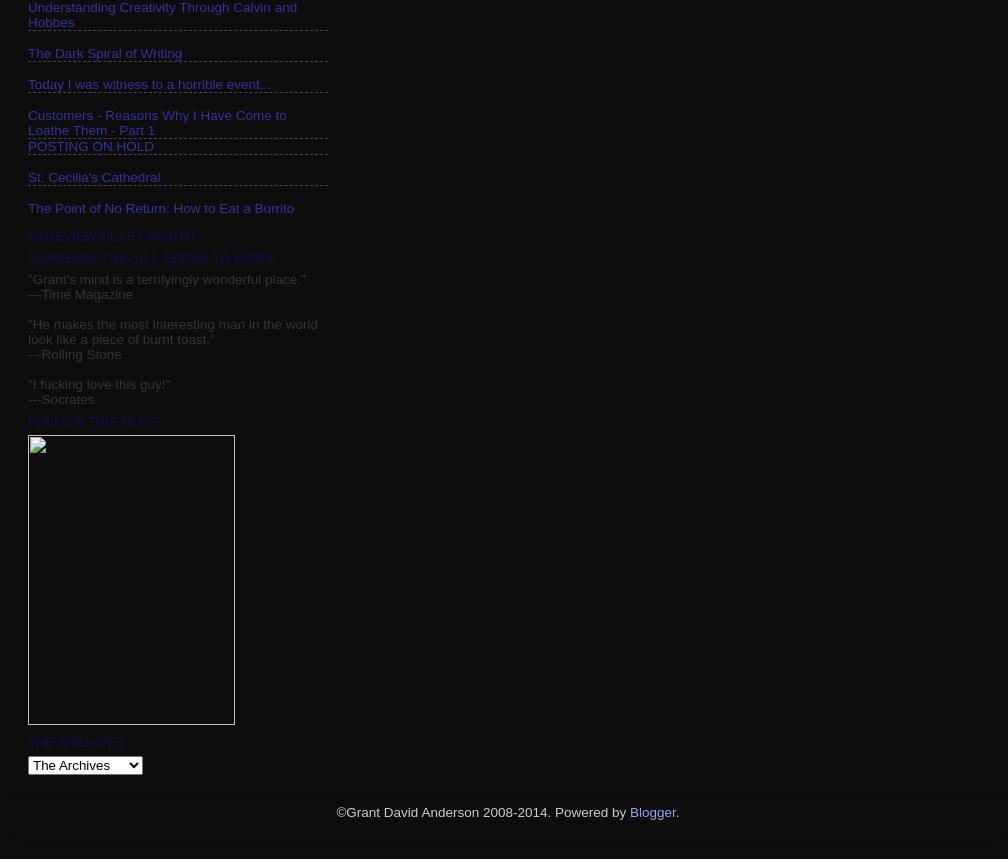 The height and width of the screenshot is (859, 1008). What do you see at coordinates (160, 207) in the screenshot?
I see `'The Point of No Return: How to Eat a Burrito'` at bounding box center [160, 207].